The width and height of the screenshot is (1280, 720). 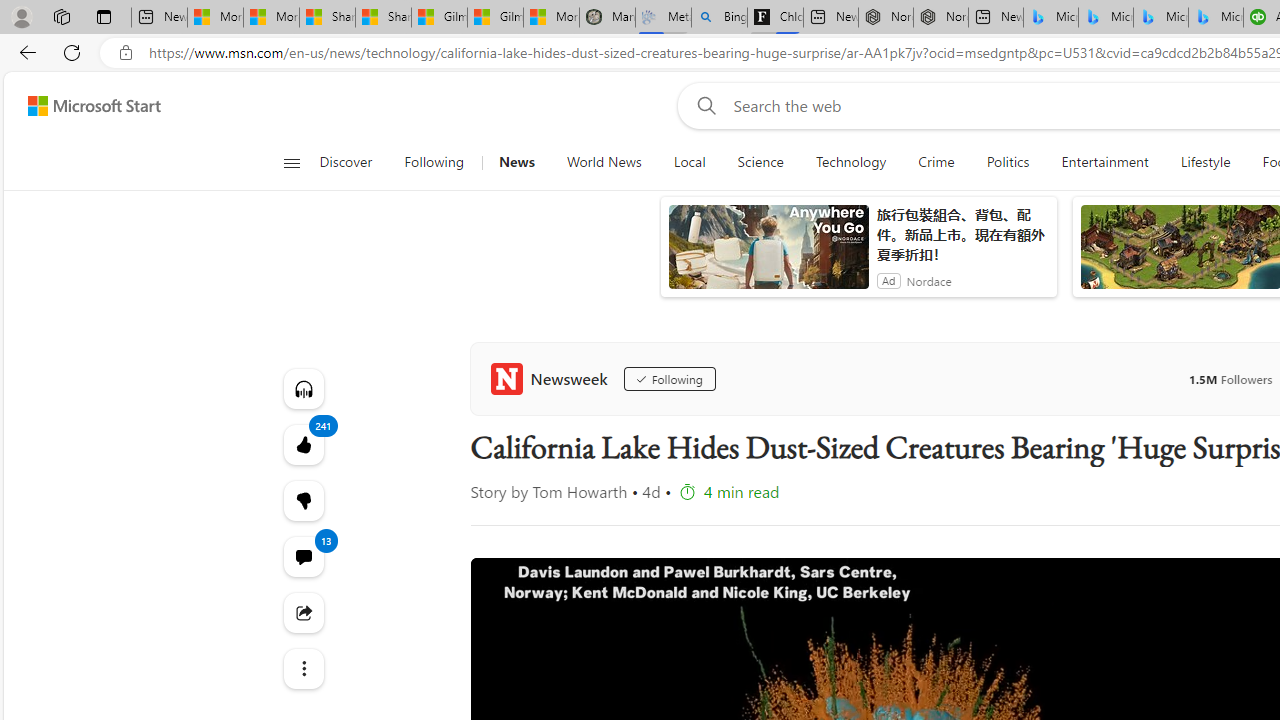 I want to click on 'Technology', so click(x=850, y=162).